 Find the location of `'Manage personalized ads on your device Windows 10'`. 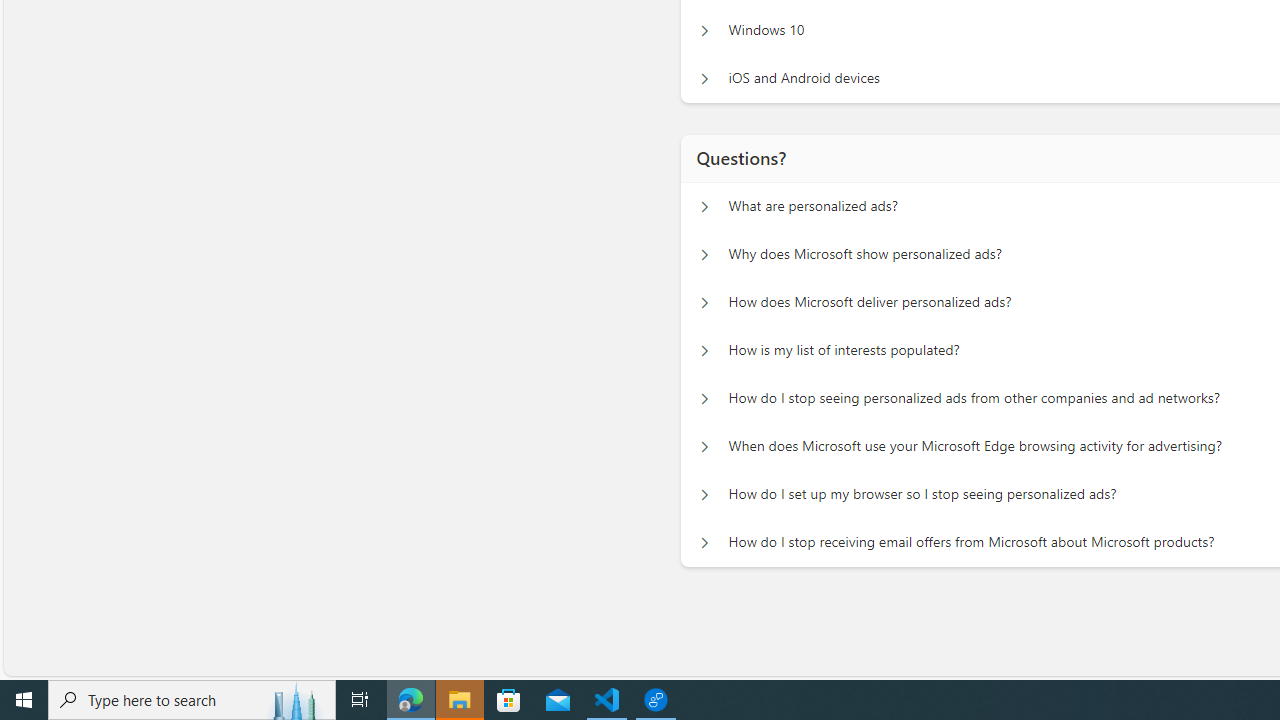

'Manage personalized ads on your device Windows 10' is located at coordinates (704, 30).